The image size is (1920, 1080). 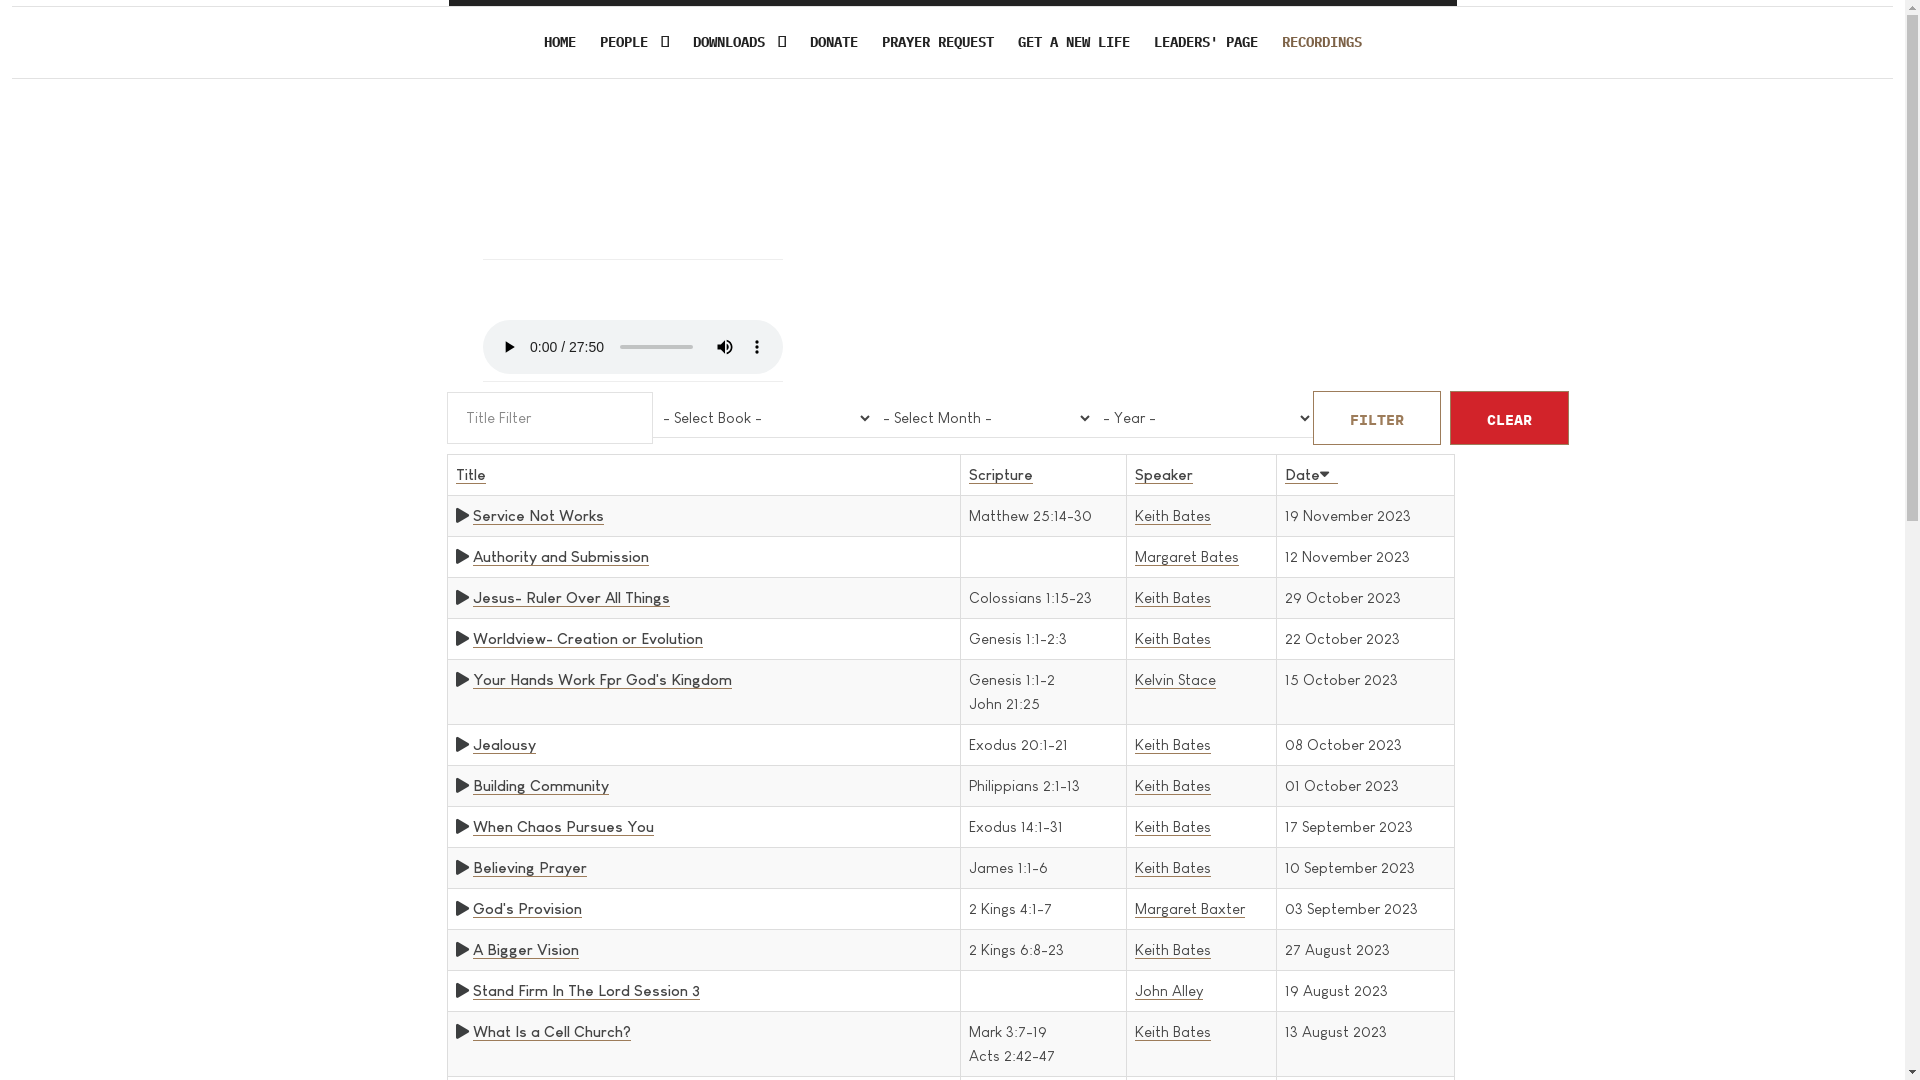 What do you see at coordinates (600, 678) in the screenshot?
I see `'Your Hands Work Fpr God's Kingdom'` at bounding box center [600, 678].